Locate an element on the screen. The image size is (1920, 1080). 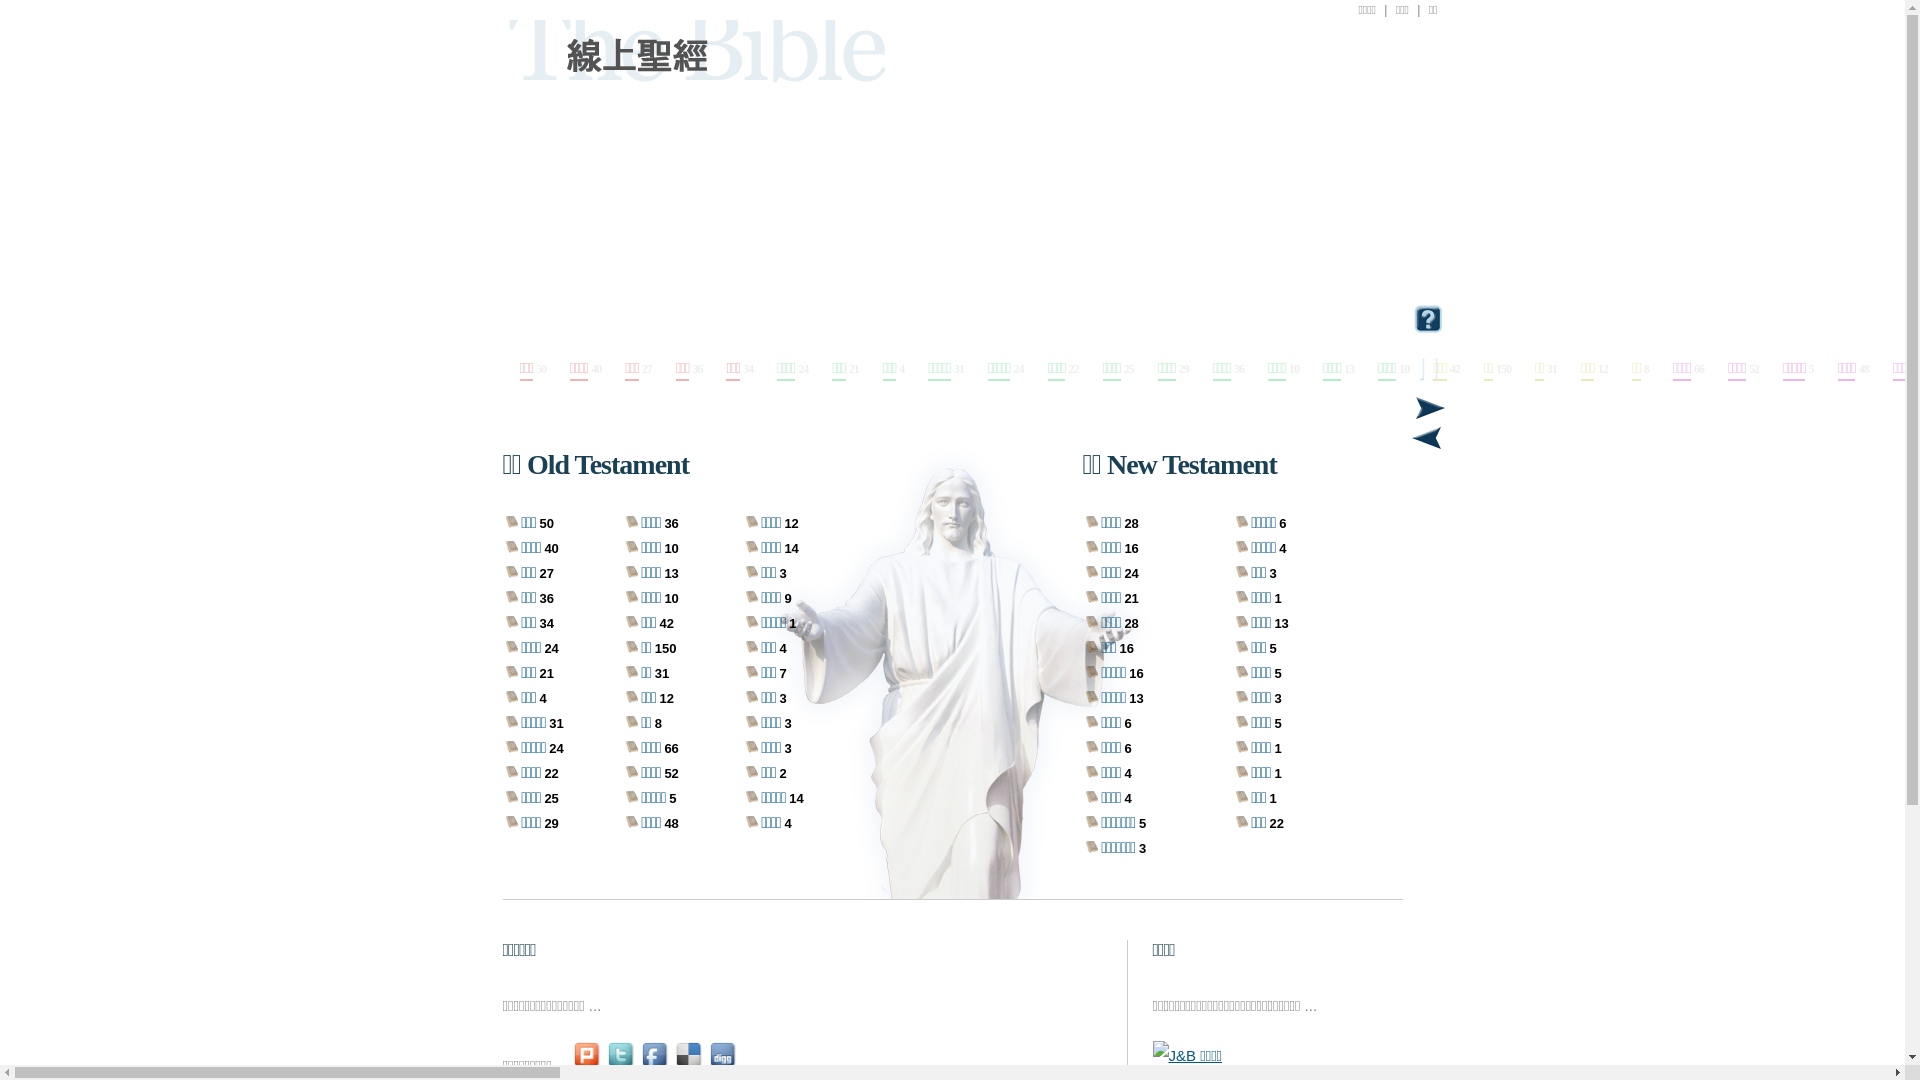
'Digg' is located at coordinates (723, 1064).